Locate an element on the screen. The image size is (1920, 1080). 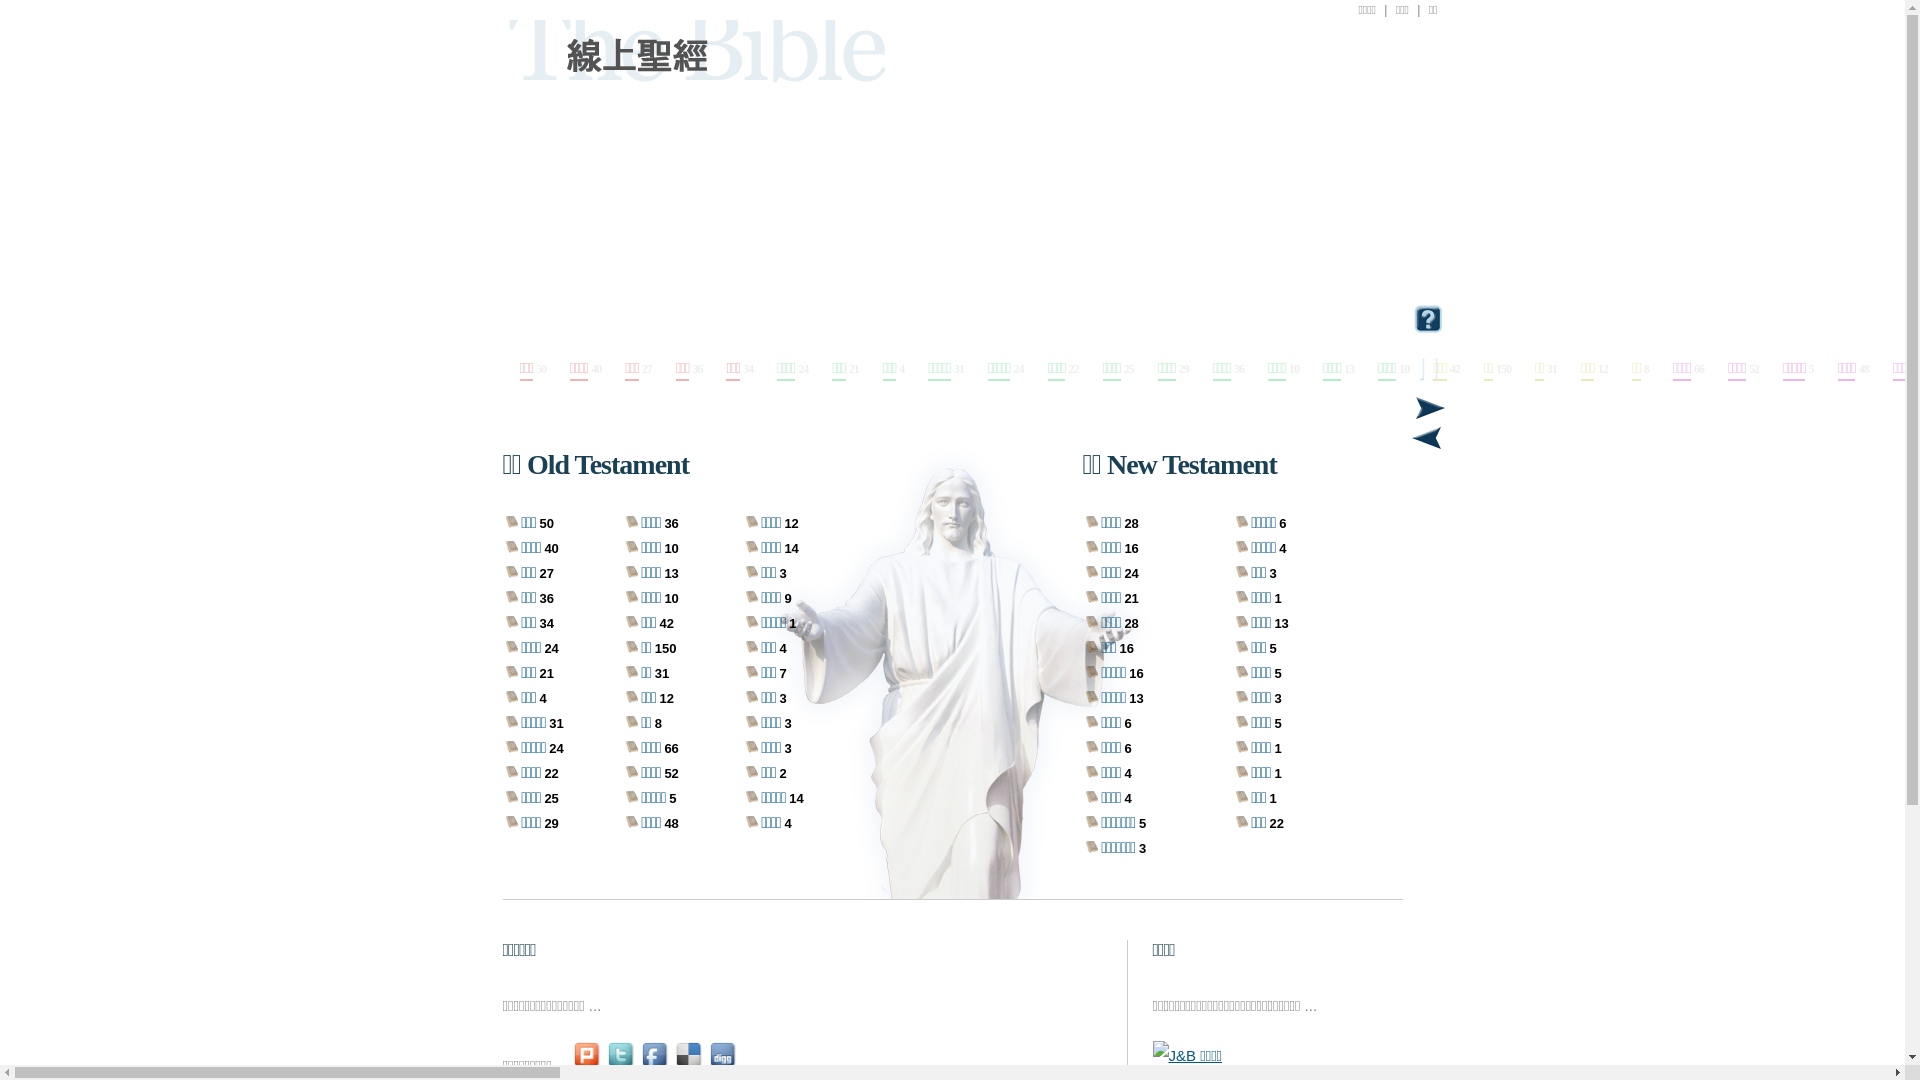
'Digg' is located at coordinates (723, 1064).